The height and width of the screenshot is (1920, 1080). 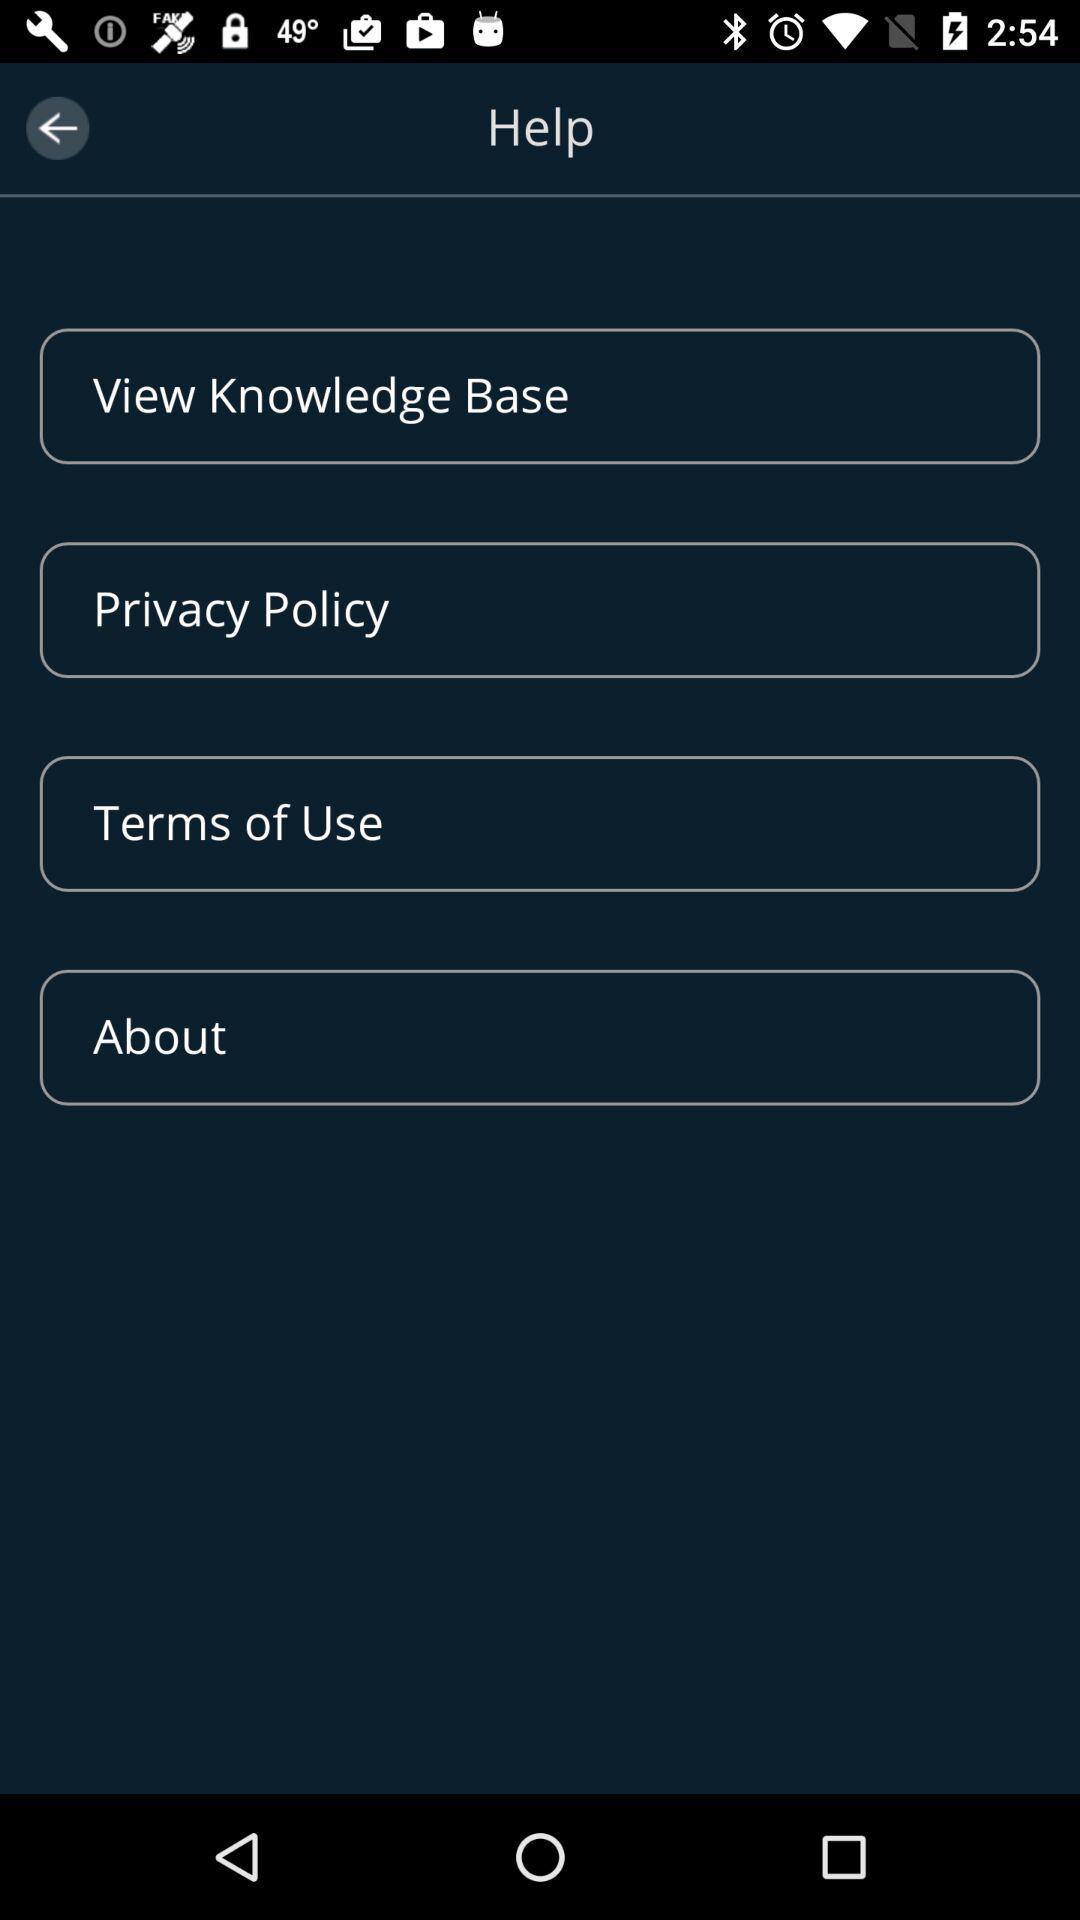 I want to click on move to the text next to back arrow, so click(x=540, y=149).